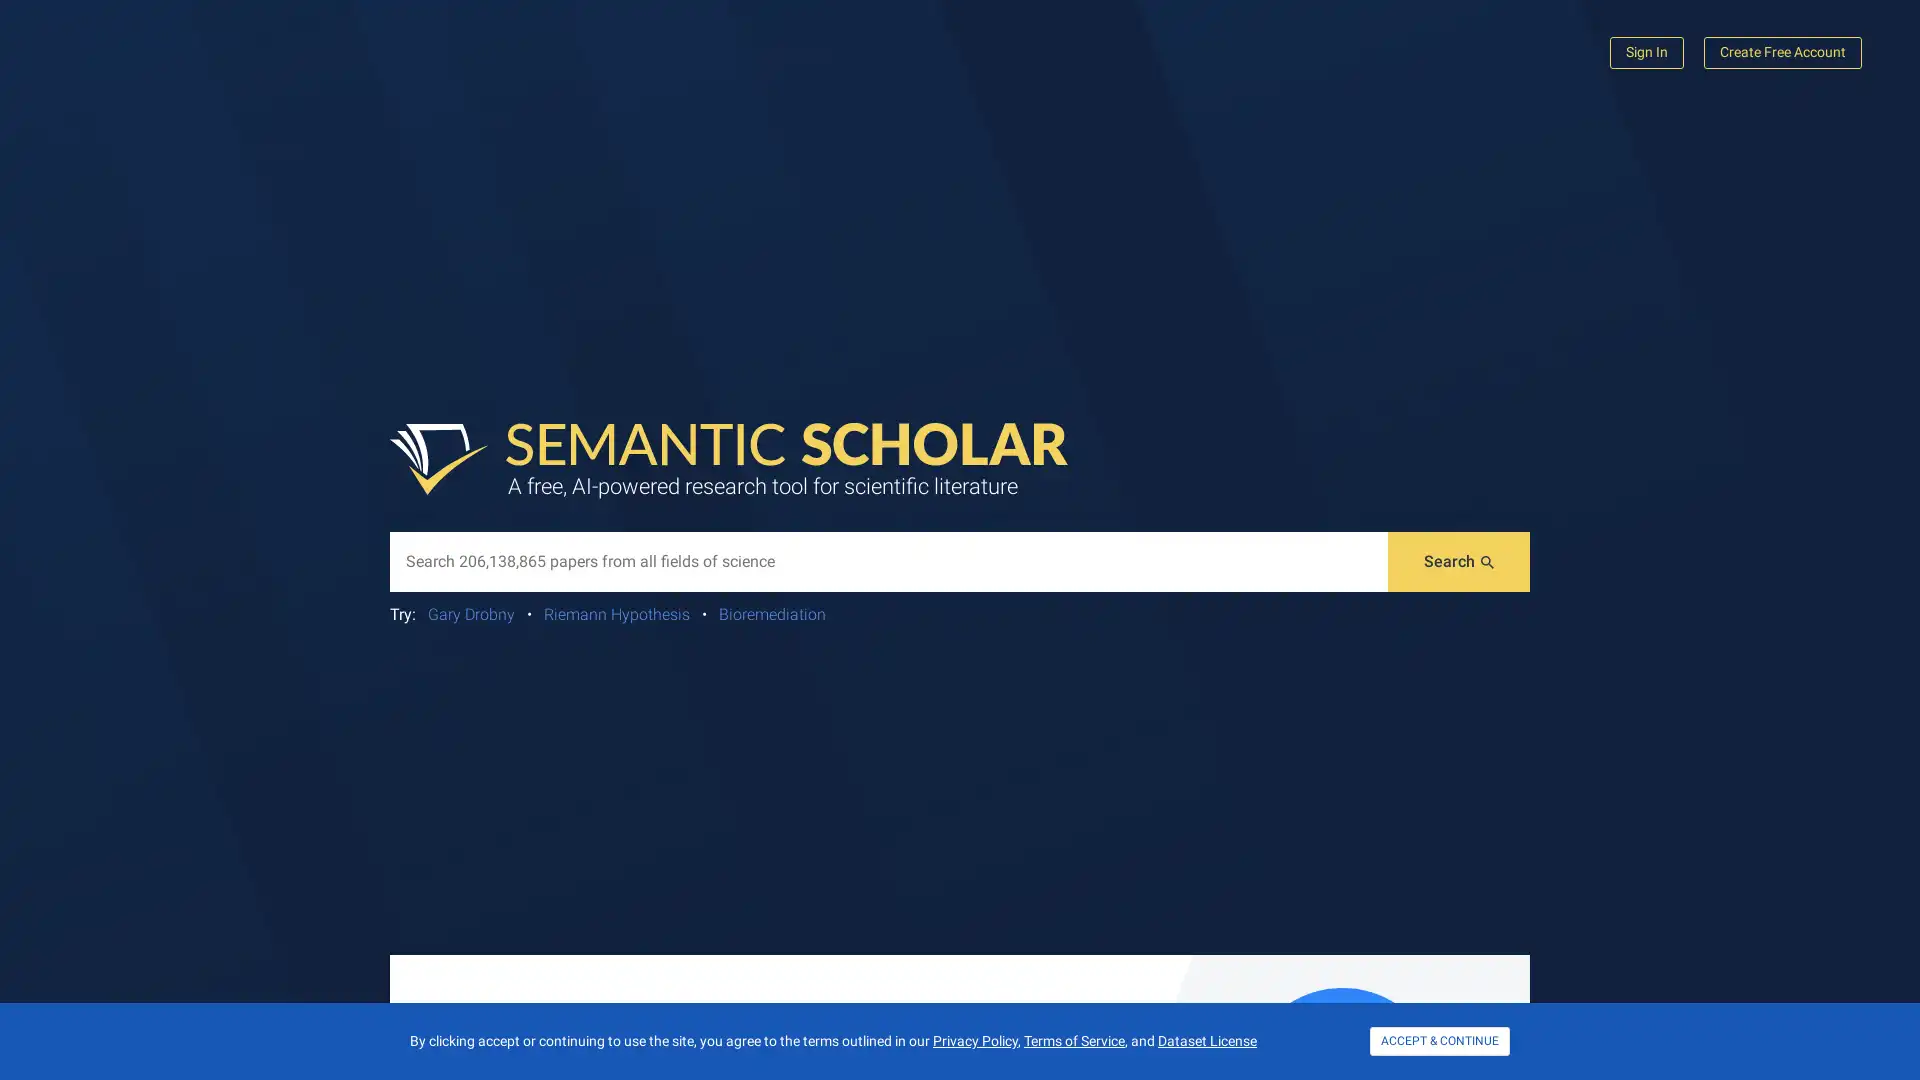 The height and width of the screenshot is (1080, 1920). Describe the element at coordinates (1782, 51) in the screenshot. I see `Create Free Account` at that location.